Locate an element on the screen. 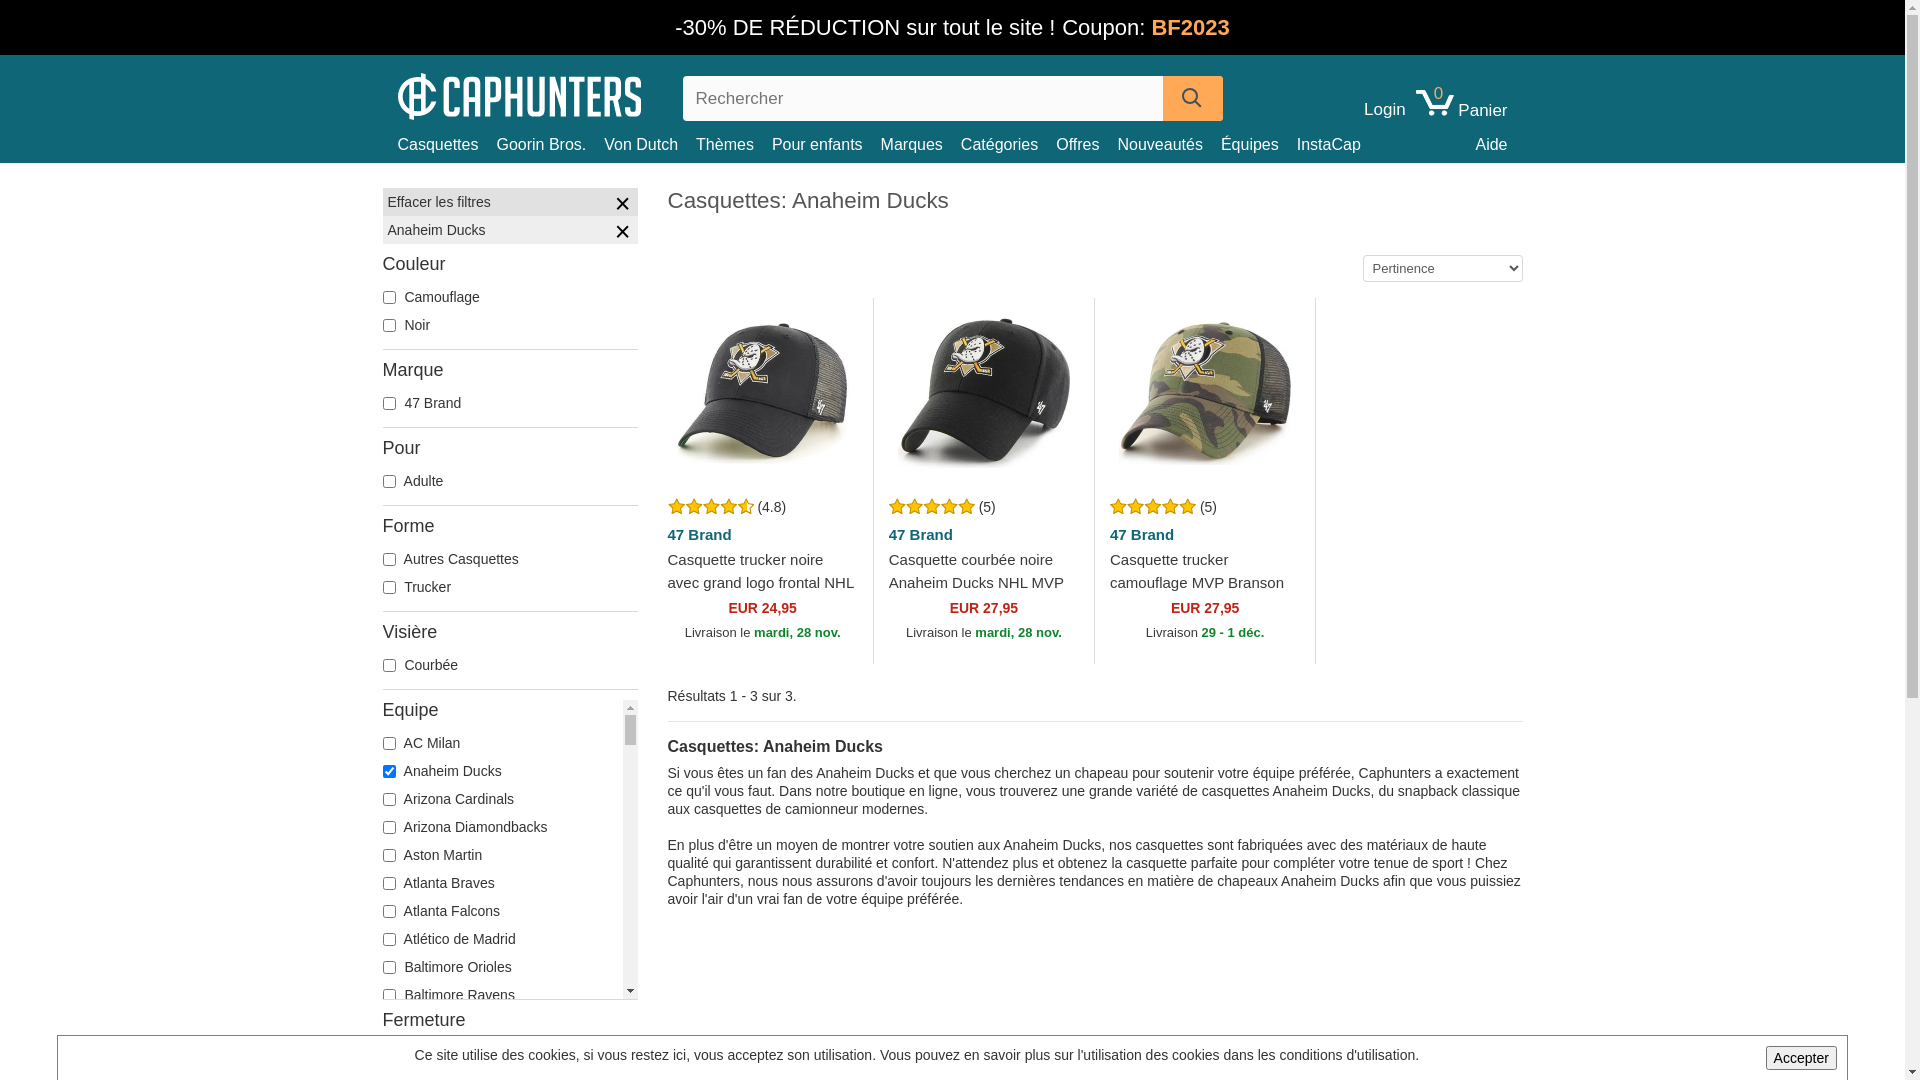  'Pour enfants' is located at coordinates (826, 143).